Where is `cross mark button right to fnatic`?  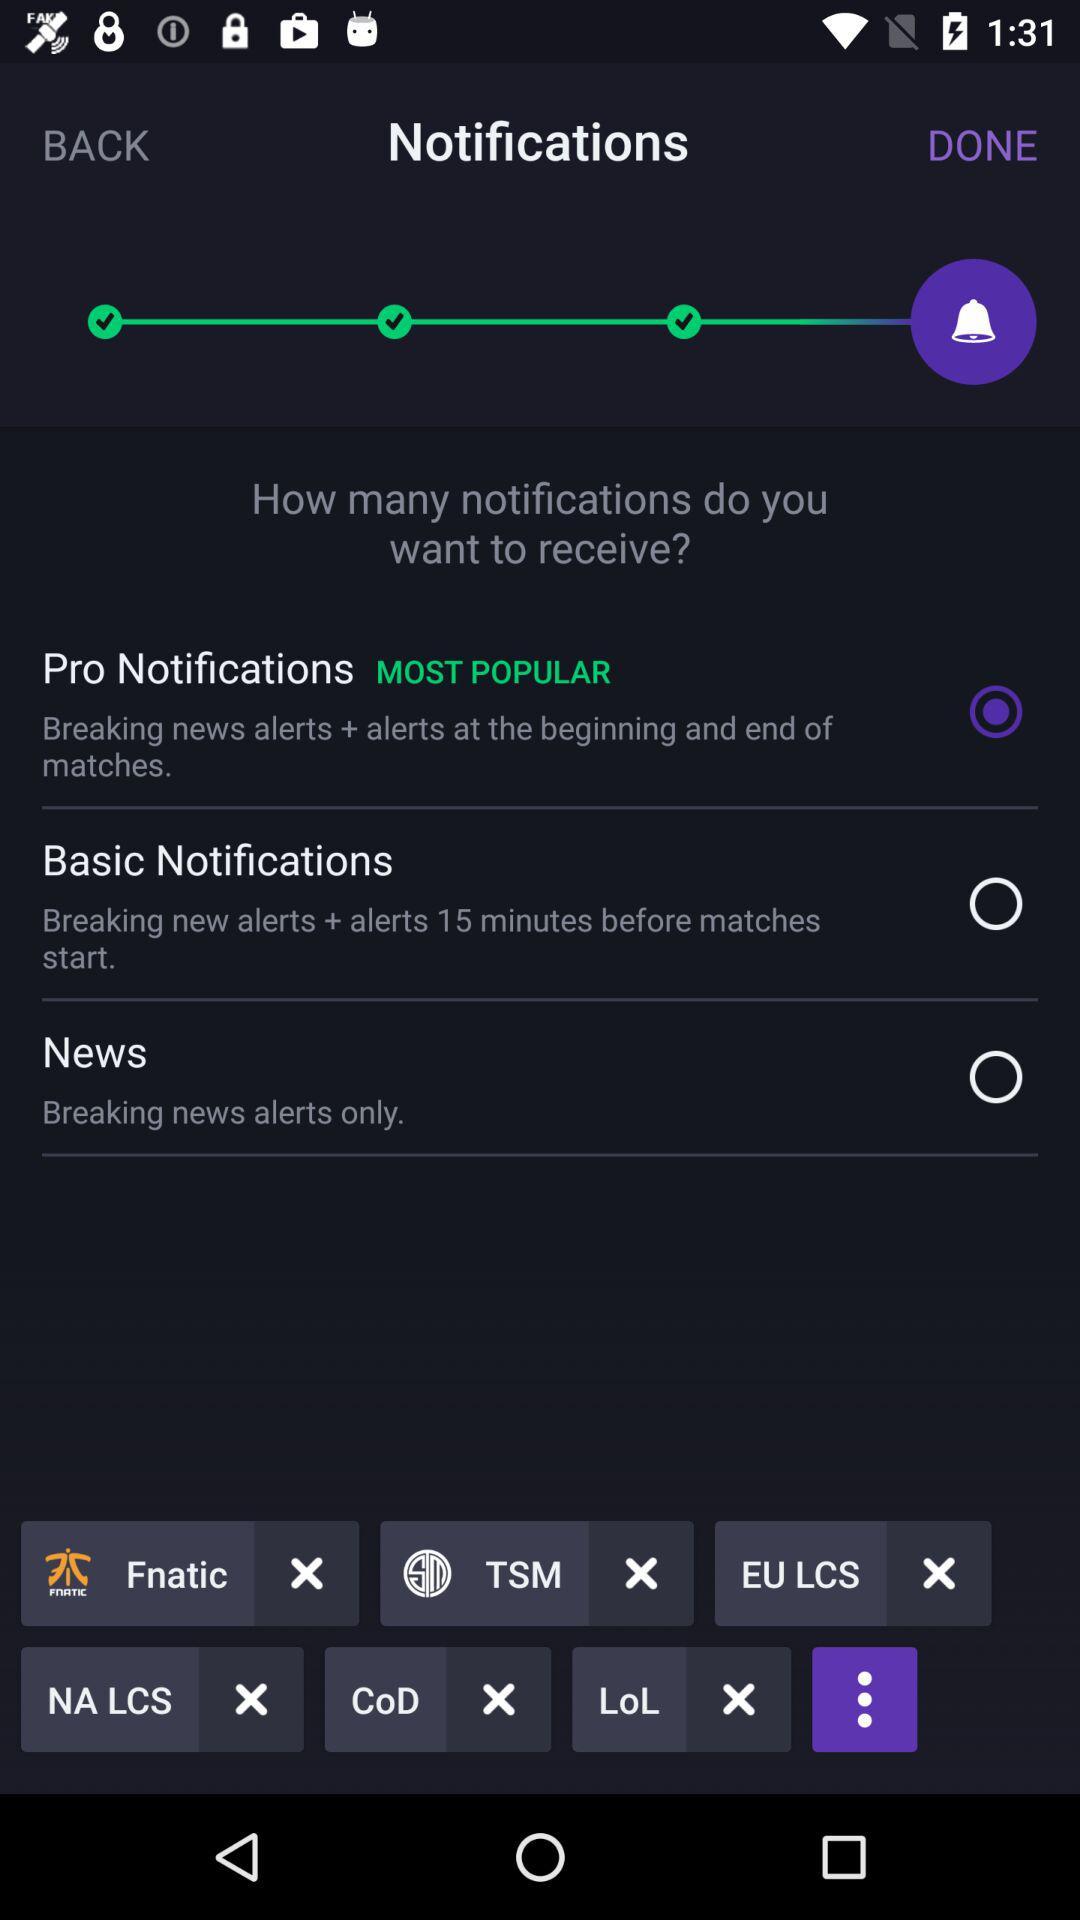
cross mark button right to fnatic is located at coordinates (306, 1572).